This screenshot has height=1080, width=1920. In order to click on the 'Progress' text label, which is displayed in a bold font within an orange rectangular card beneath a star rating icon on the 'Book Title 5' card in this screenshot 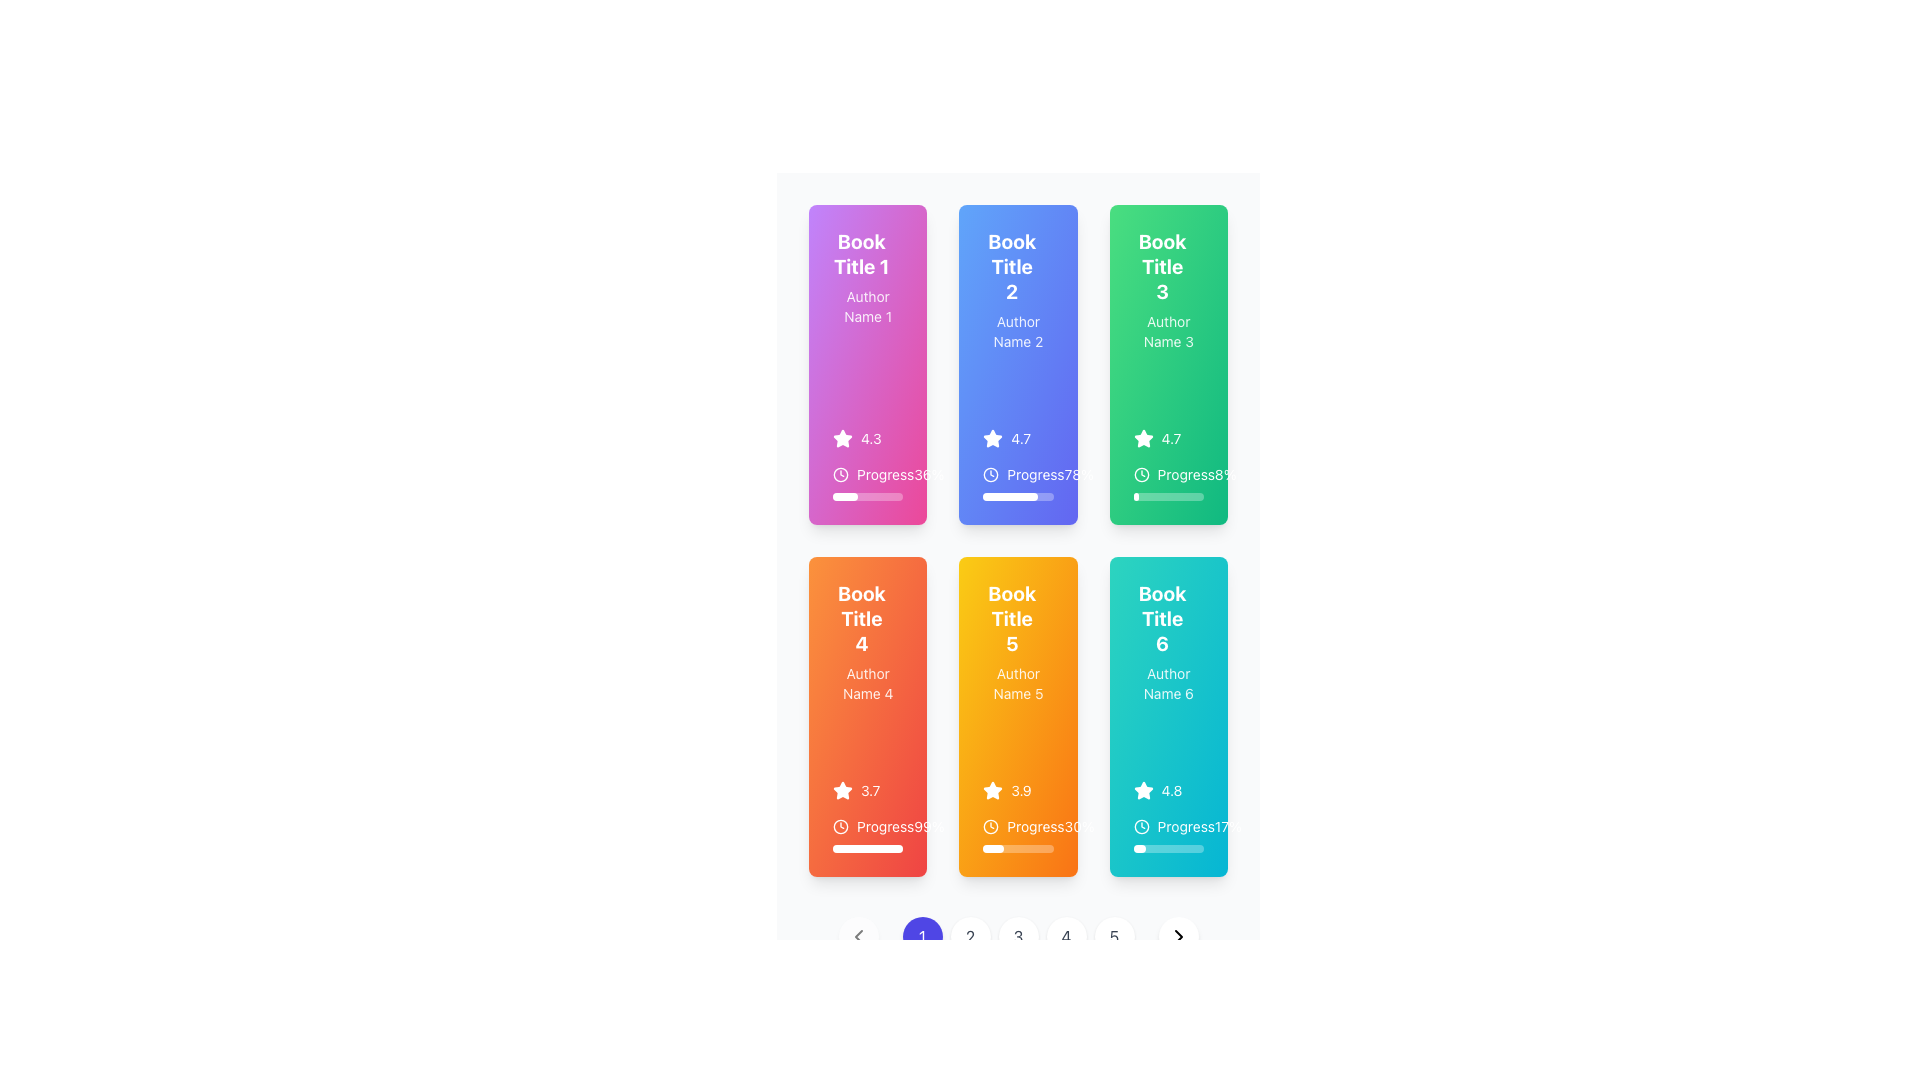, I will do `click(1036, 826)`.